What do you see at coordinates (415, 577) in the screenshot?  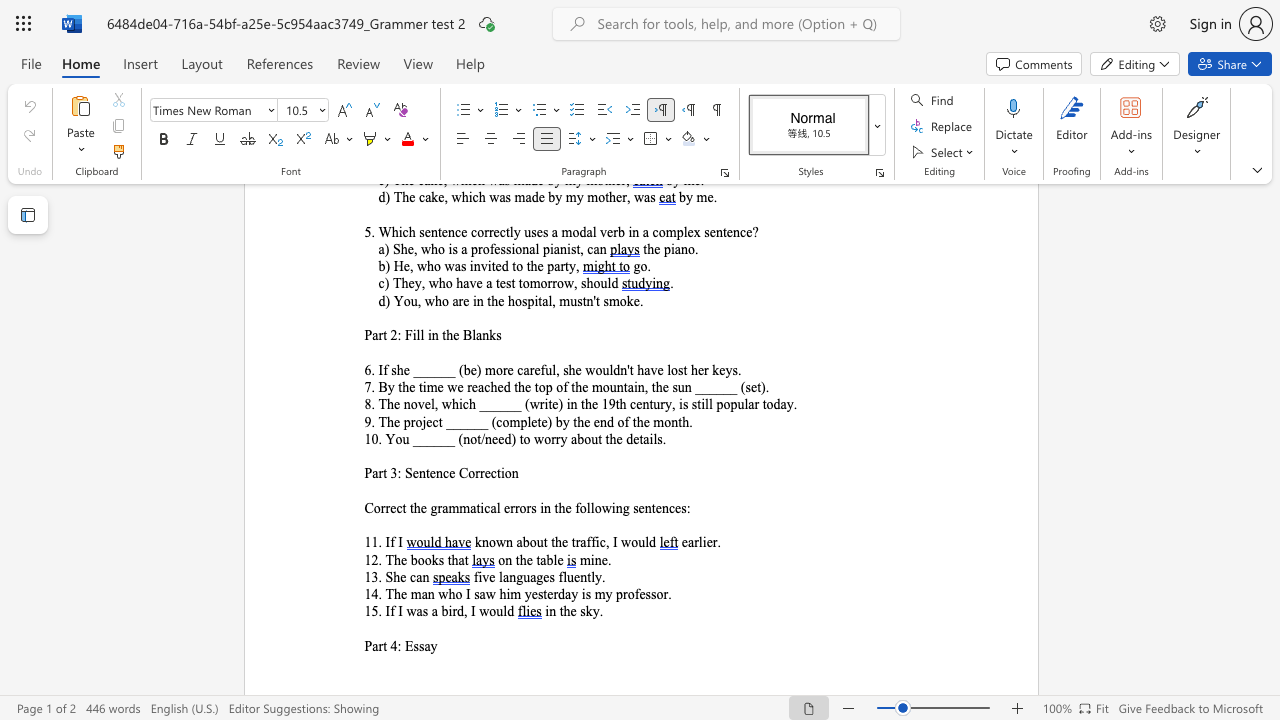 I see `the space between the continuous character "c" and "a" in the text` at bounding box center [415, 577].